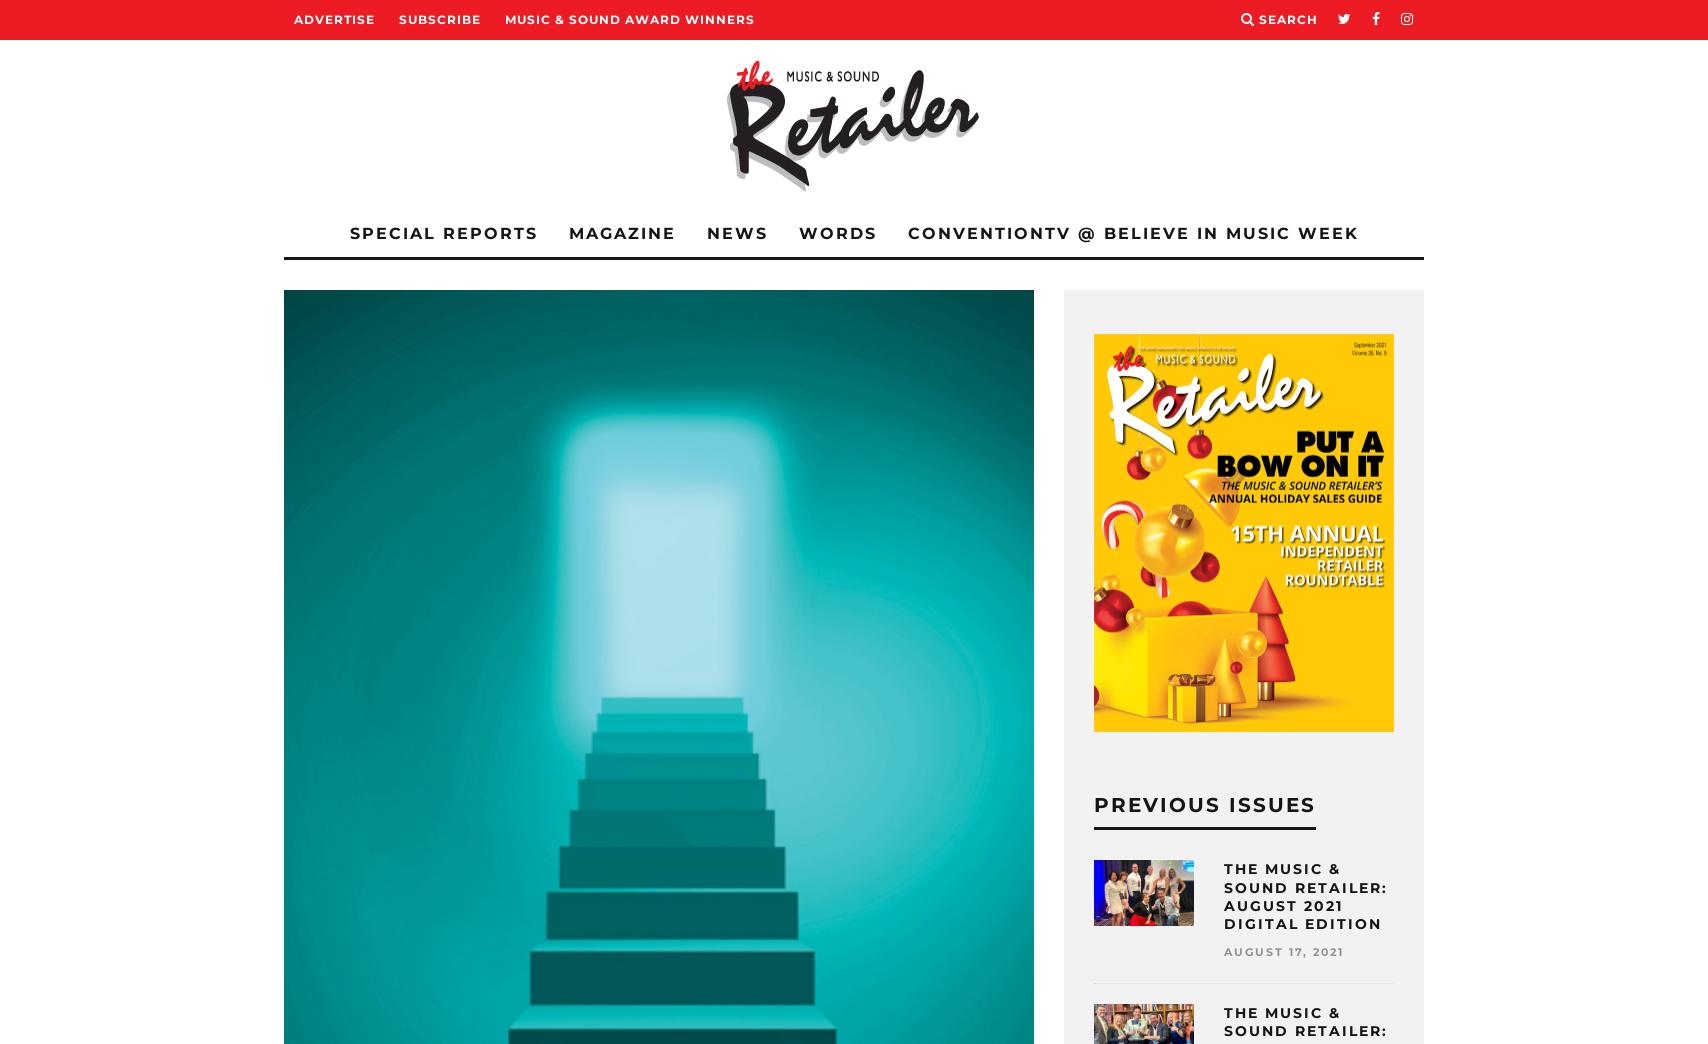 The height and width of the screenshot is (1044, 1708). What do you see at coordinates (403, 494) in the screenshot?
I see `'Under The Hood'` at bounding box center [403, 494].